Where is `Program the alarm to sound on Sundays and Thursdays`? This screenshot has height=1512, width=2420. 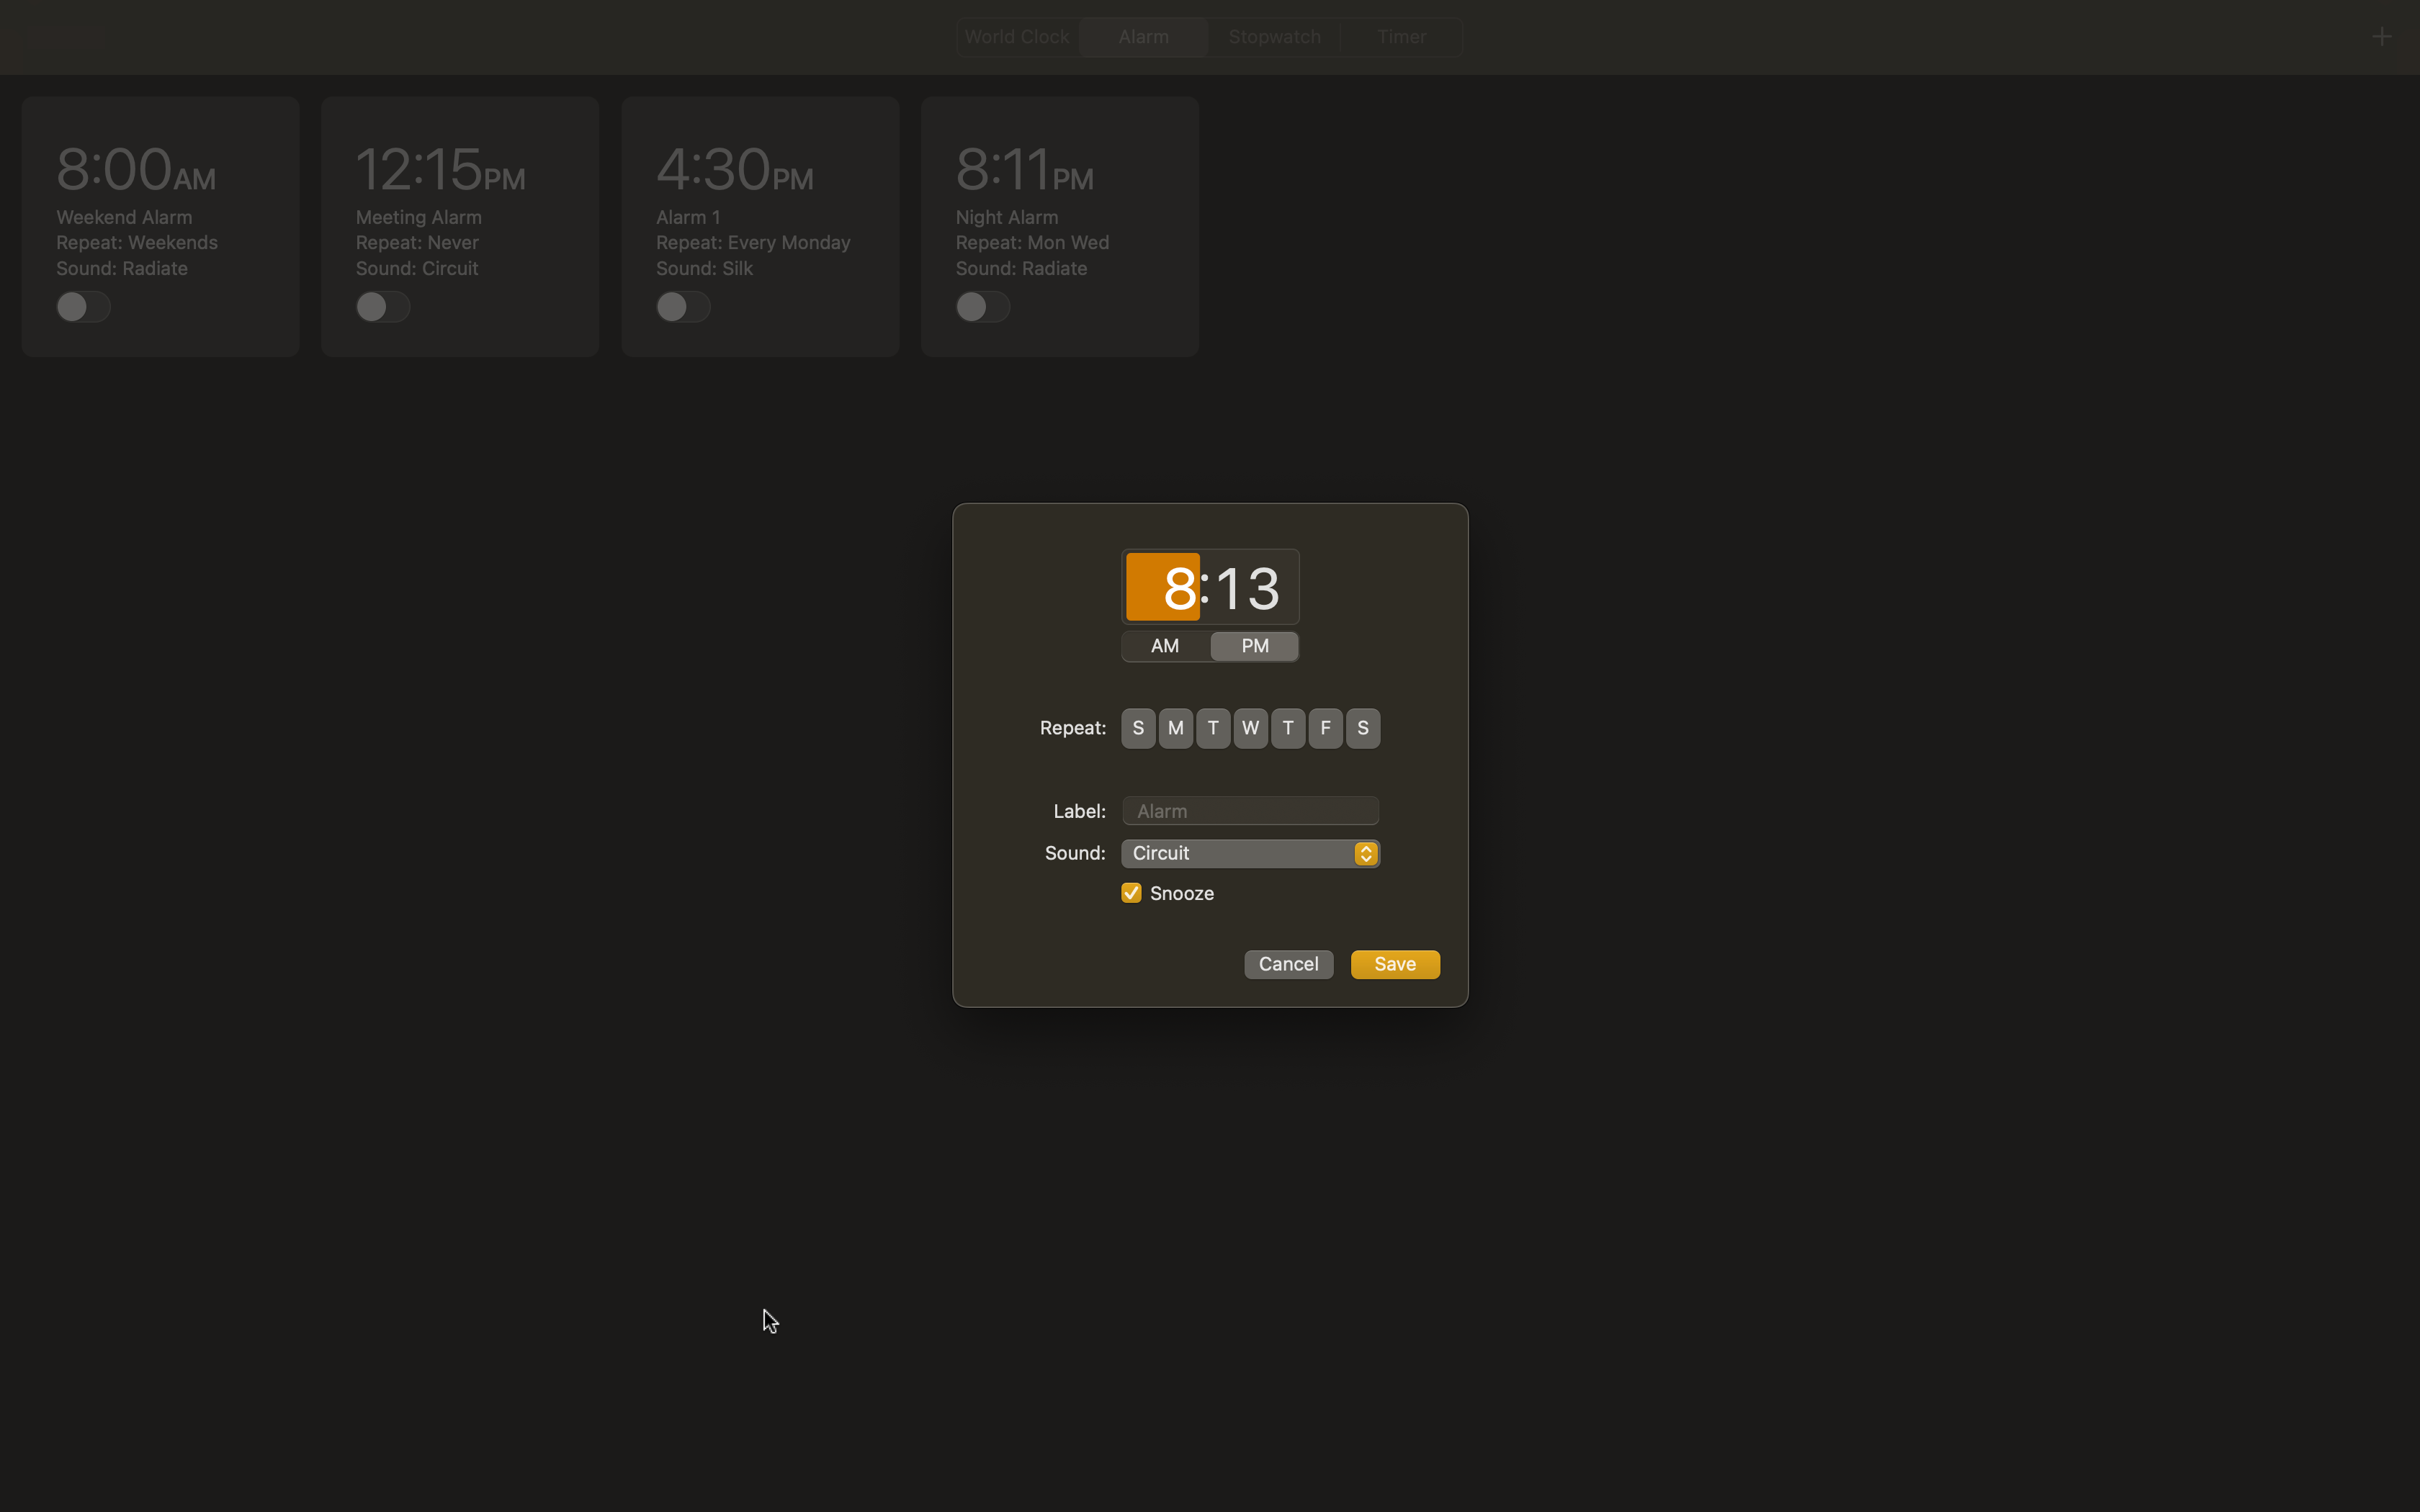 Program the alarm to sound on Sundays and Thursdays is located at coordinates (1137, 727).